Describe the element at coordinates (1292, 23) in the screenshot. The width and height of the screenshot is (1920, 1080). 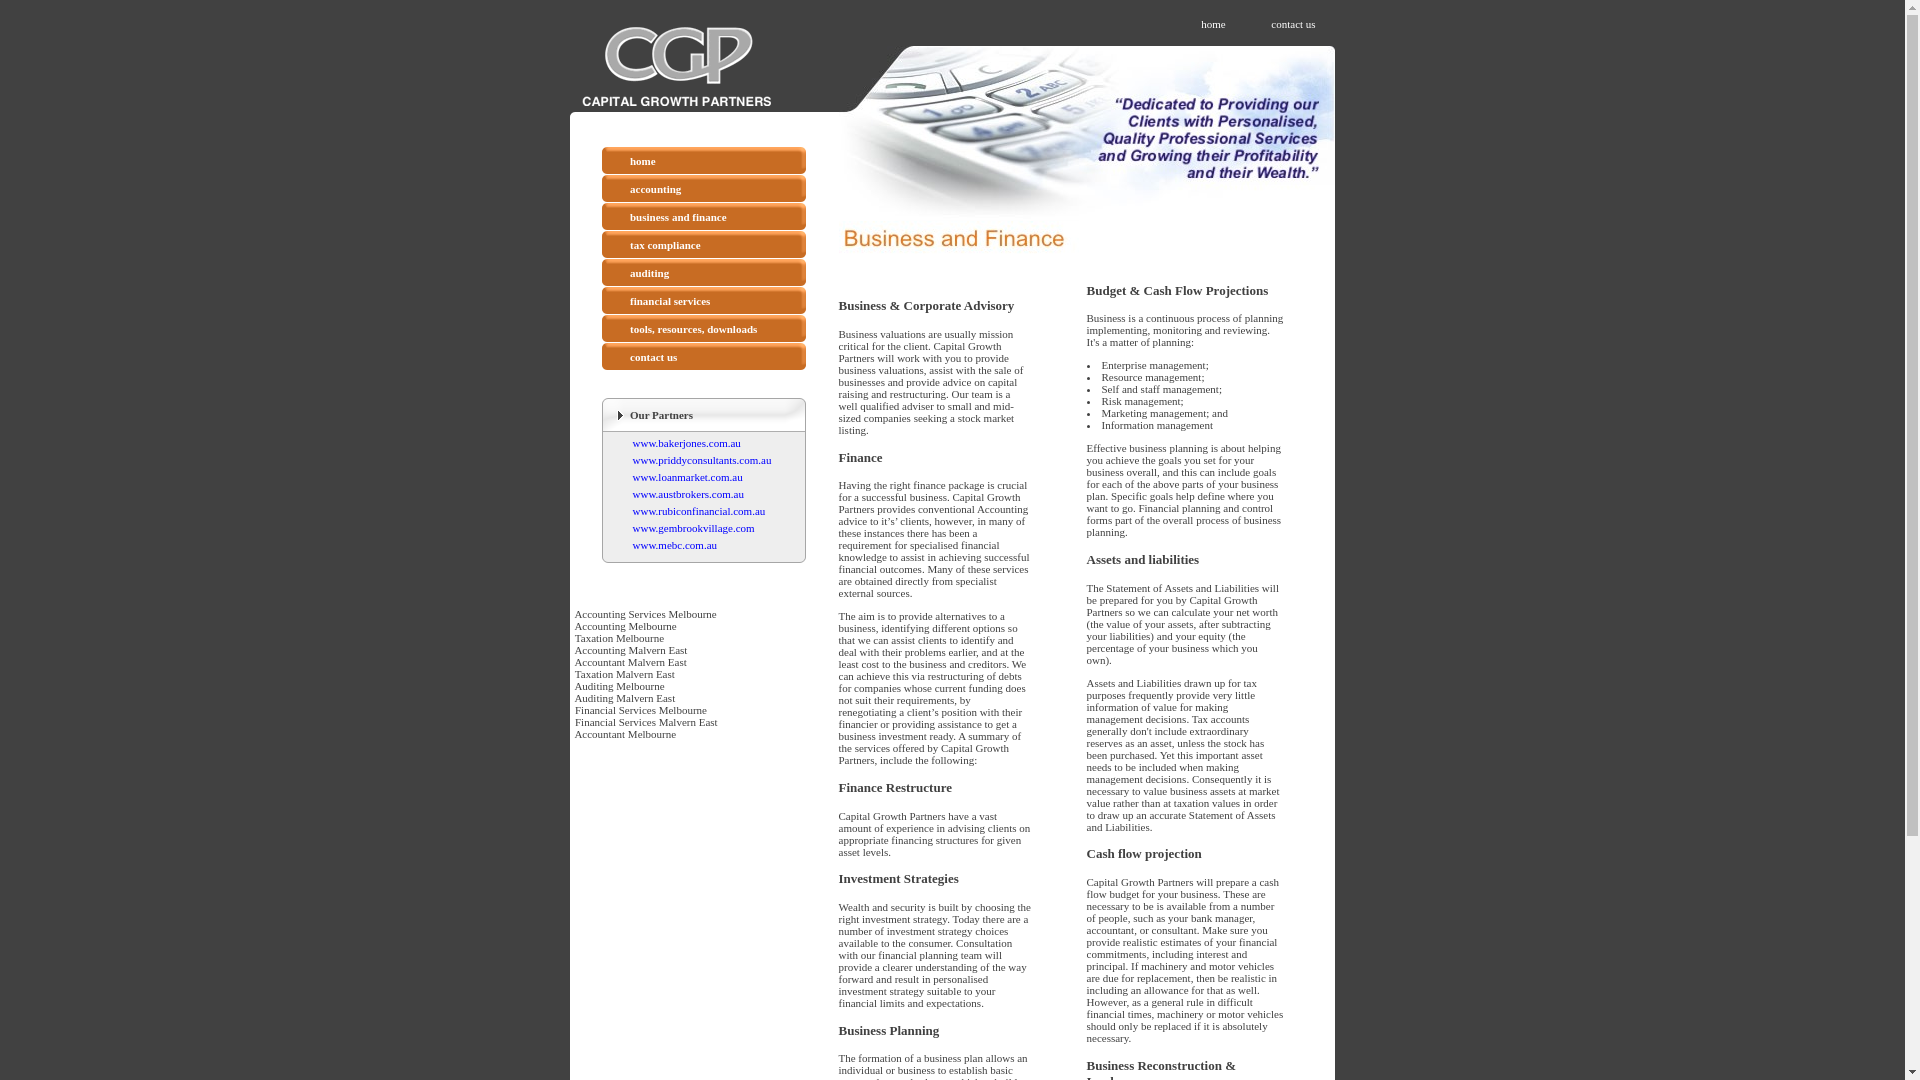
I see `'contact us'` at that location.